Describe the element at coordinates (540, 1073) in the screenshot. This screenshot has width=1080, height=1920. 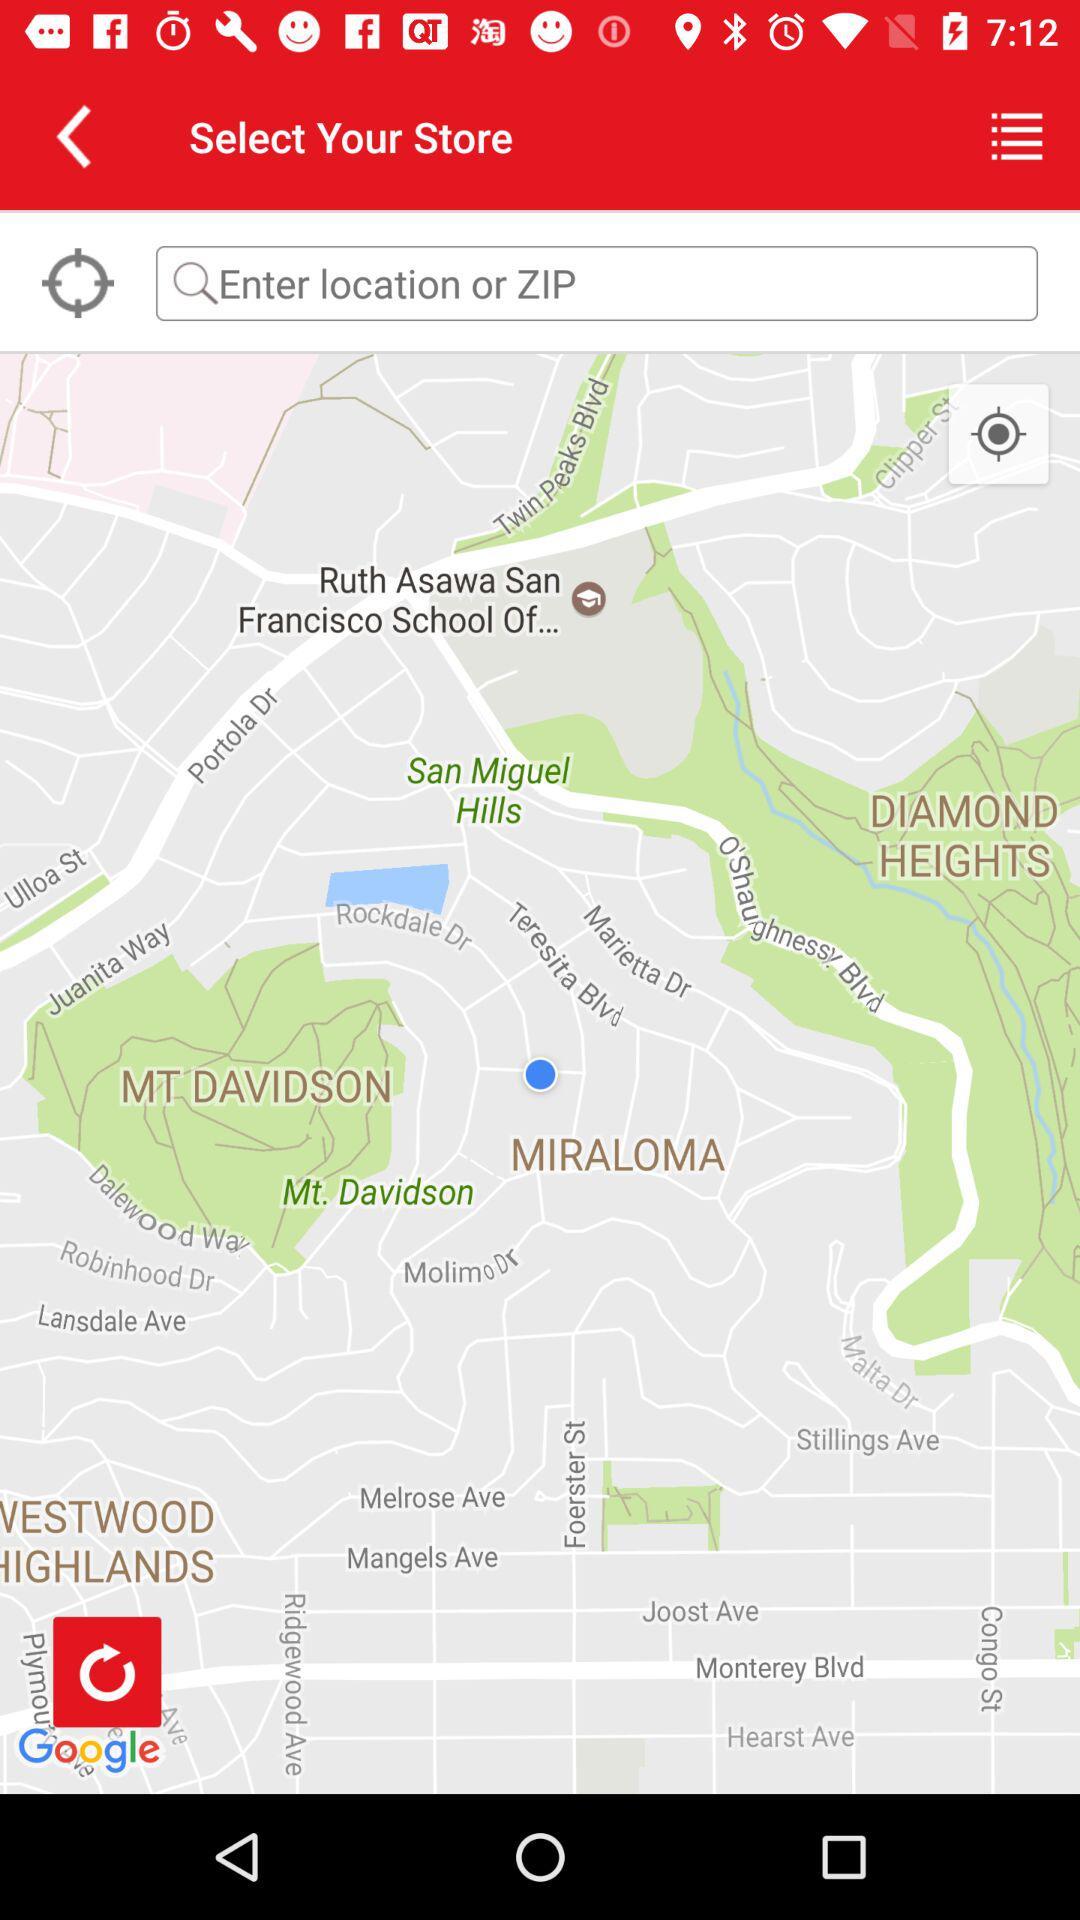
I see `item at the center` at that location.